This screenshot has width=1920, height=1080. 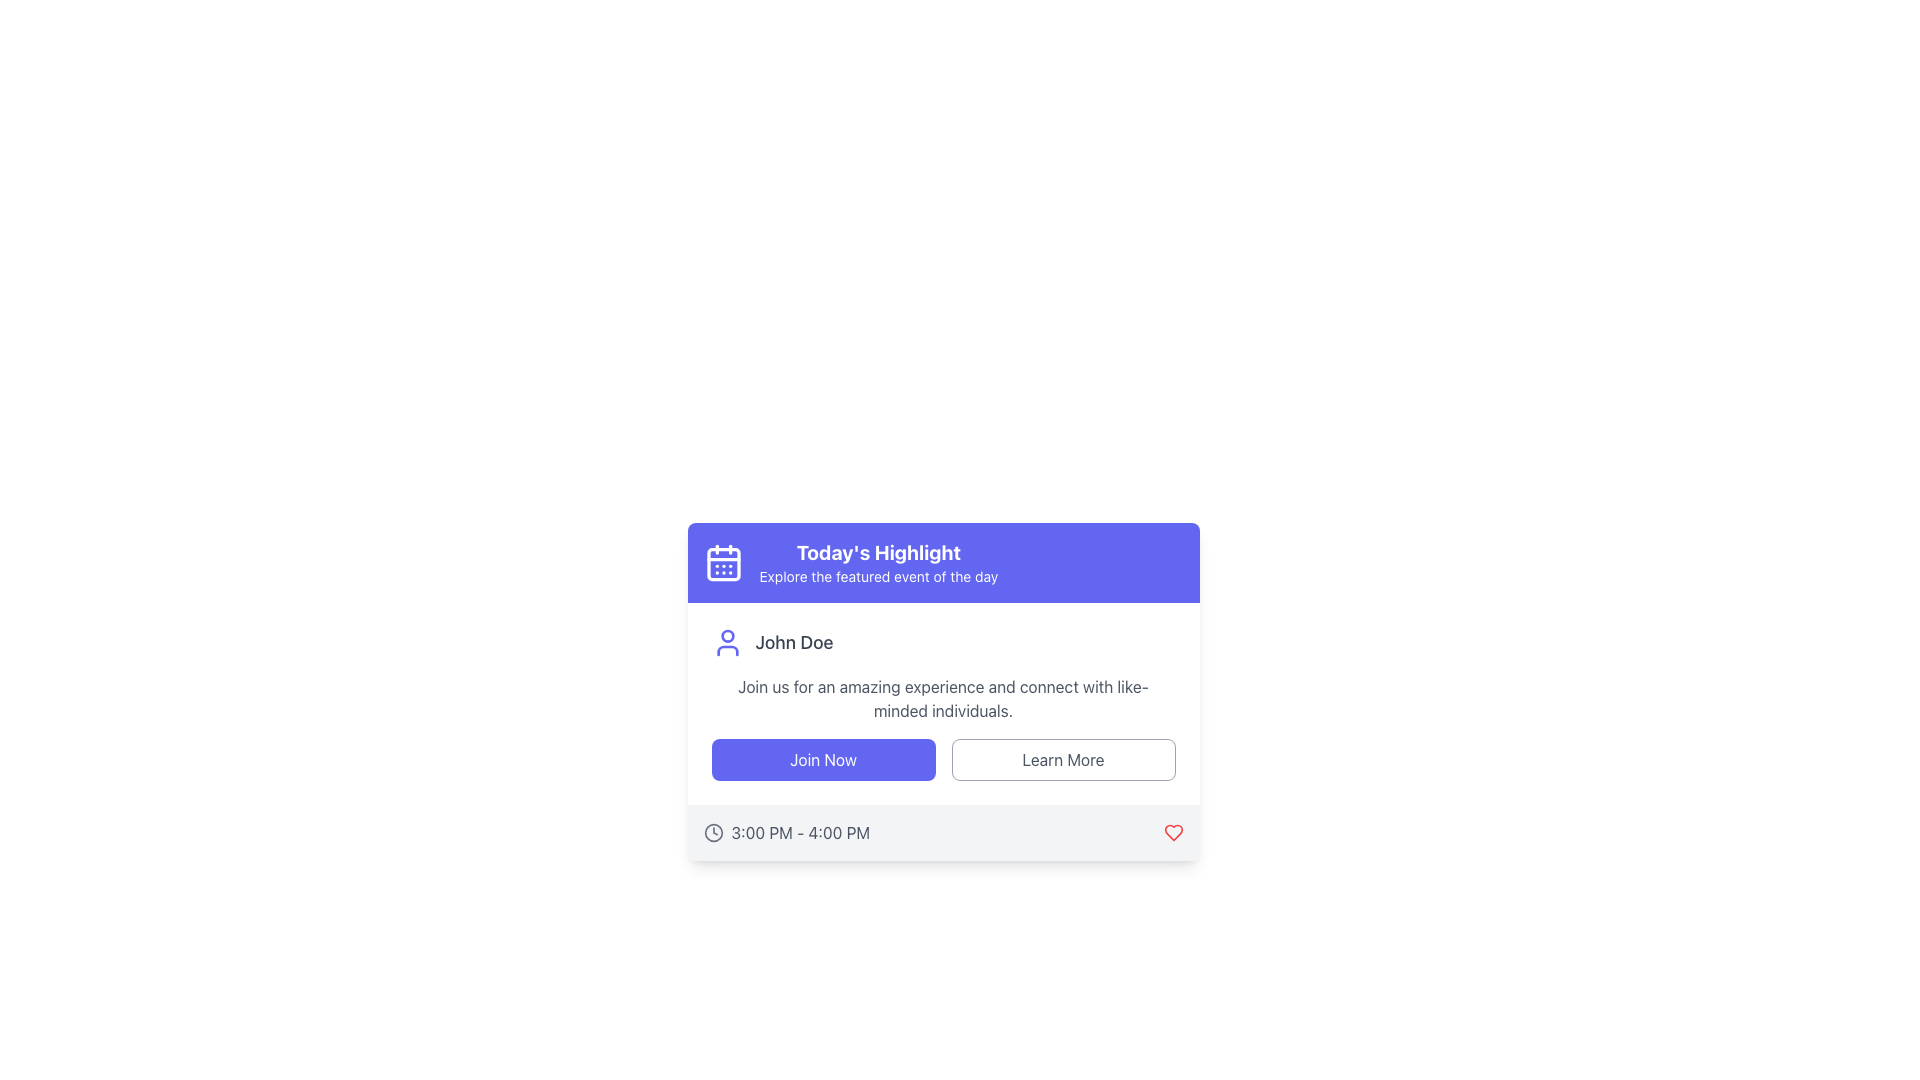 What do you see at coordinates (878, 552) in the screenshot?
I see `the title text element located in the upper-left corner of the card component, which introduces the content or purpose of the card` at bounding box center [878, 552].